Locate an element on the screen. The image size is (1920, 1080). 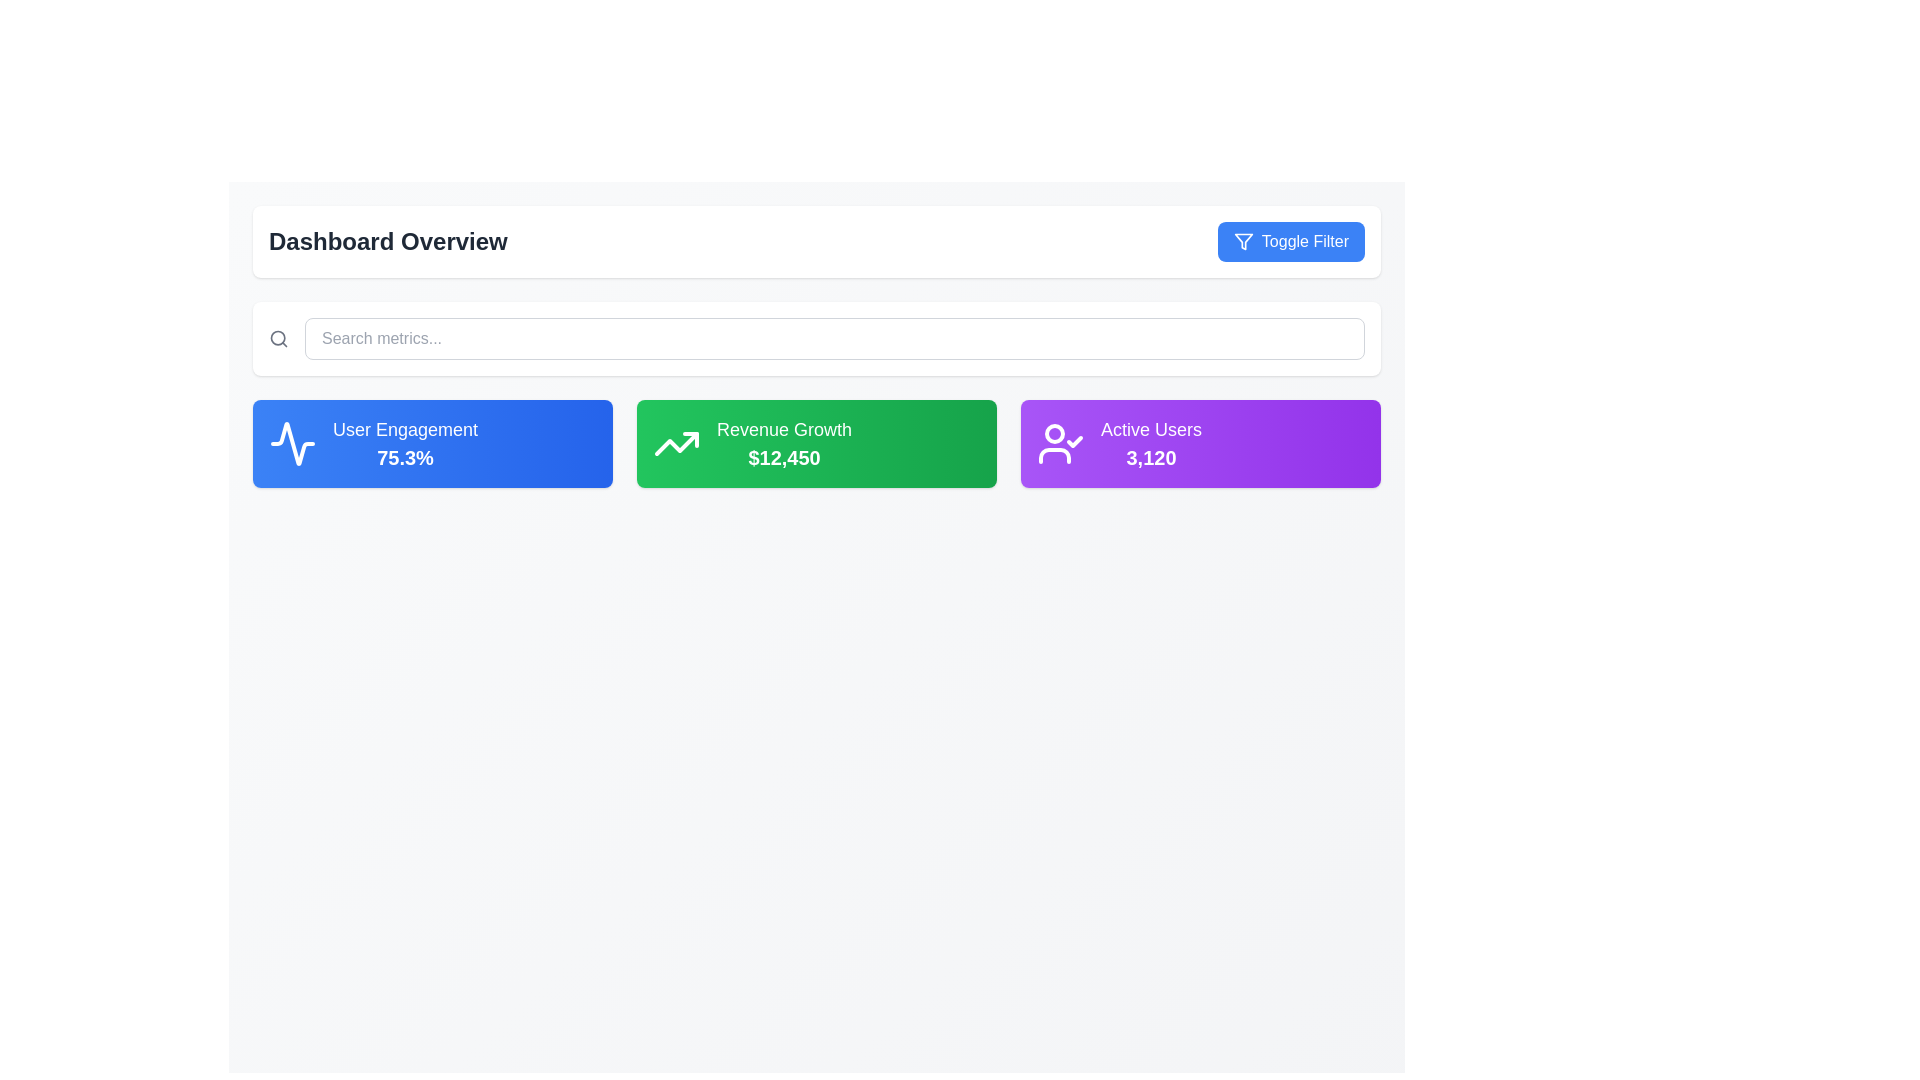
the growth icon located within the green 'Revenue Growth' card, adjacent to the text '$12,450' is located at coordinates (676, 442).